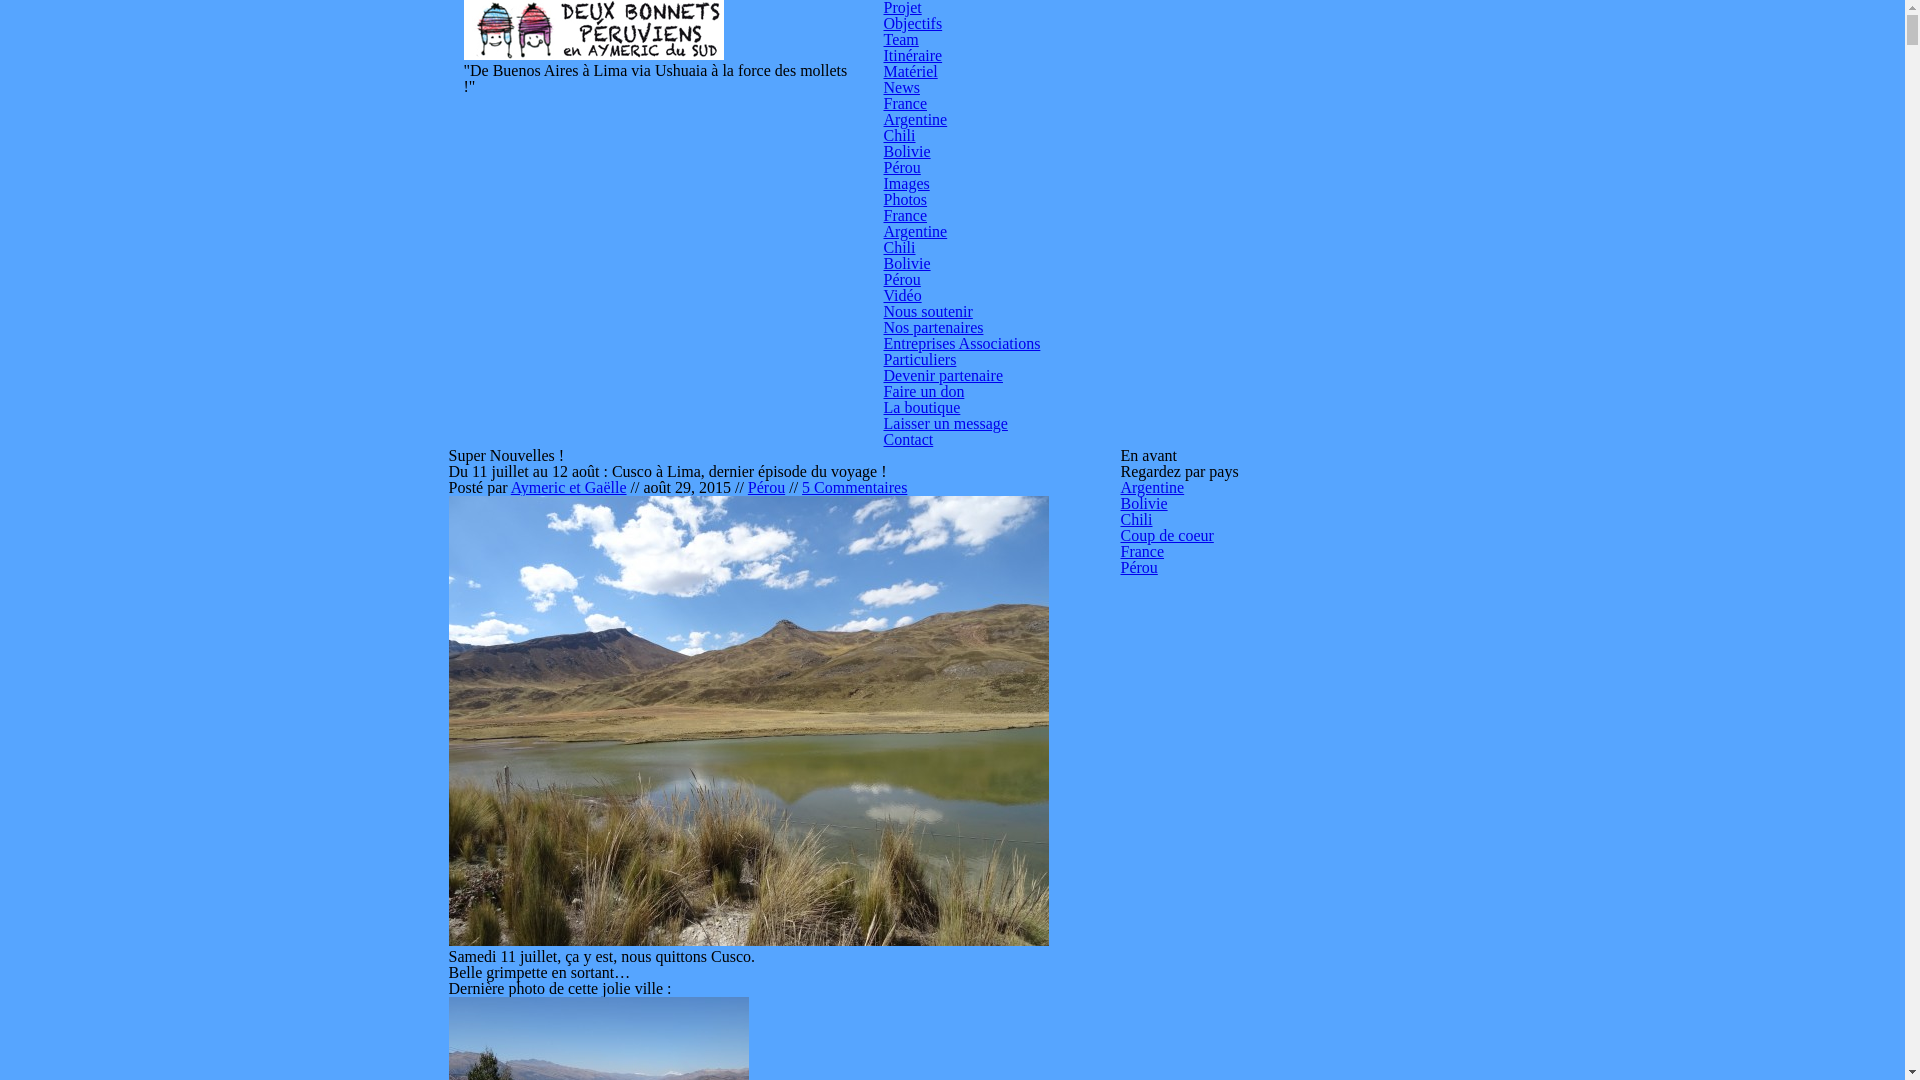 The image size is (1920, 1080). What do you see at coordinates (1166, 534) in the screenshot?
I see `'Coup de coeur'` at bounding box center [1166, 534].